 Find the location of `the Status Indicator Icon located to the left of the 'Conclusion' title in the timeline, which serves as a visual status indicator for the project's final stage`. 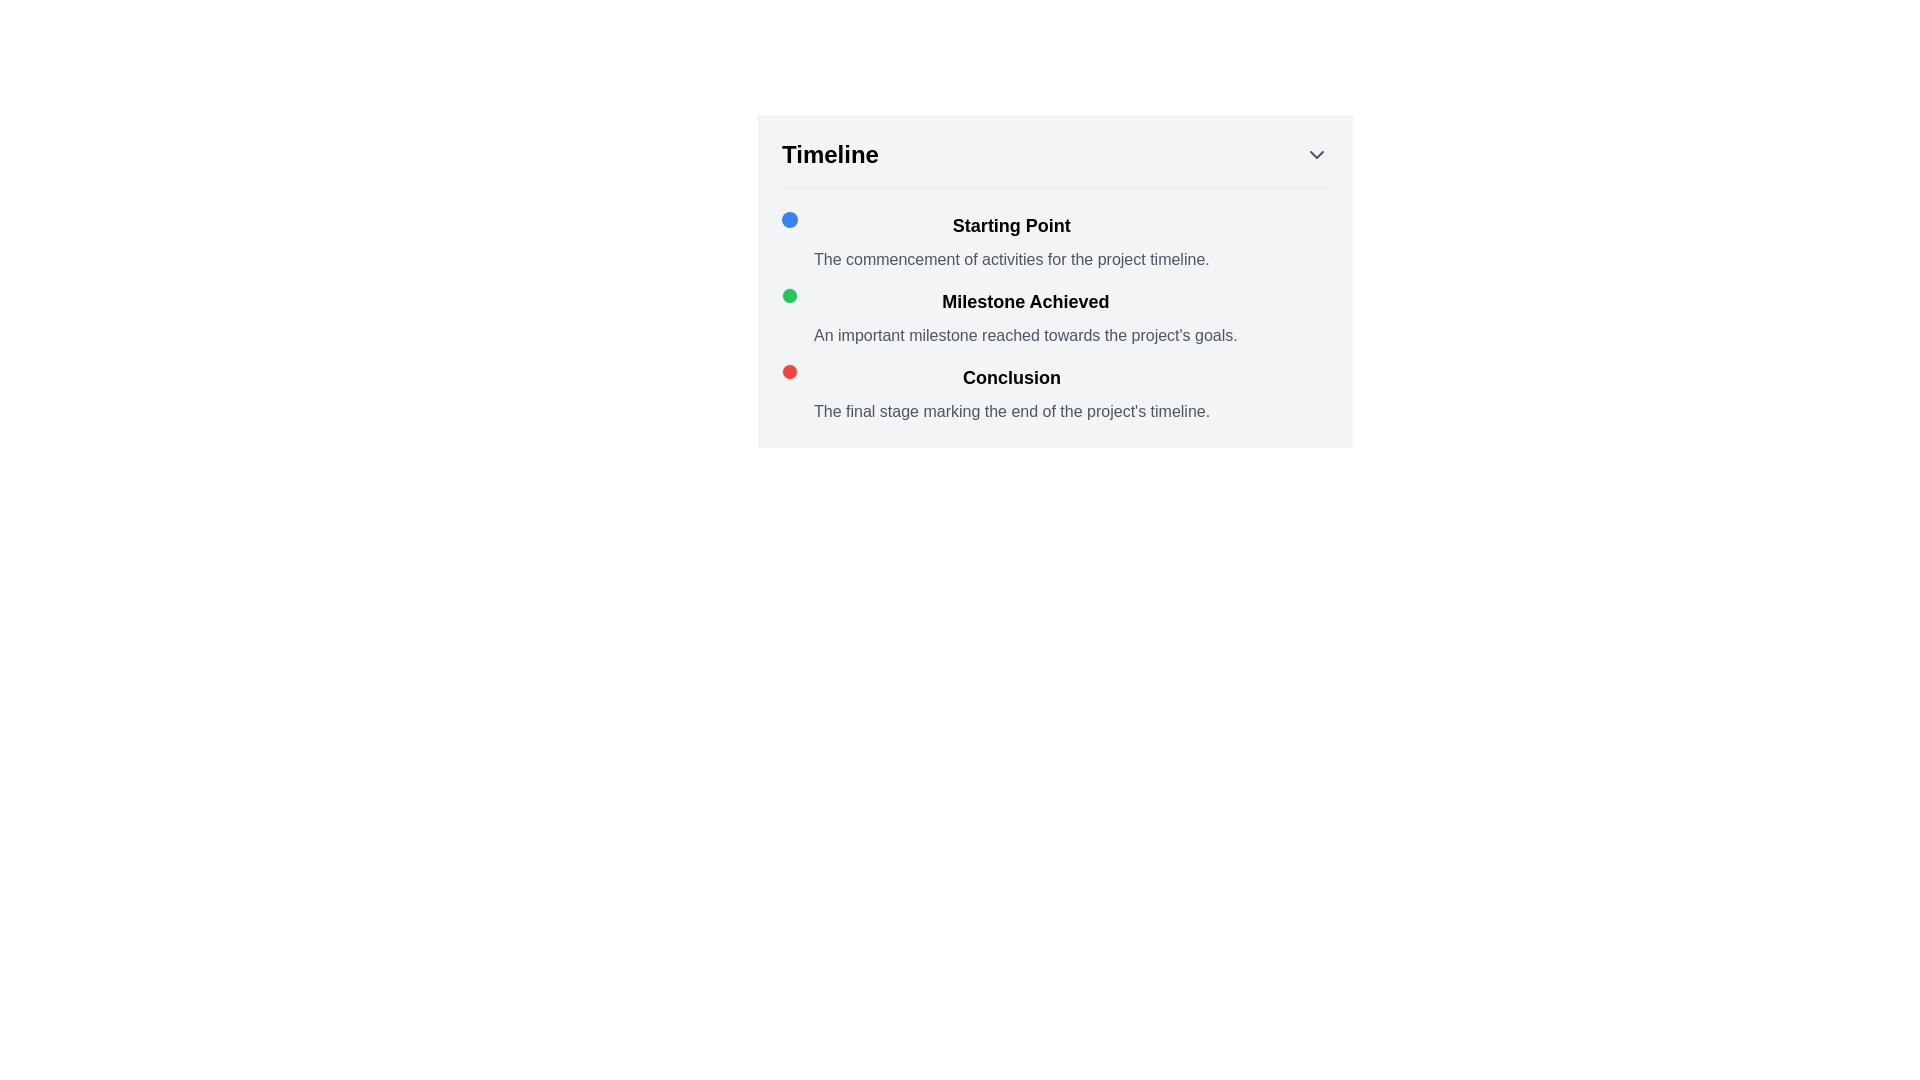

the Status Indicator Icon located to the left of the 'Conclusion' title in the timeline, which serves as a visual status indicator for the project's final stage is located at coordinates (789, 371).